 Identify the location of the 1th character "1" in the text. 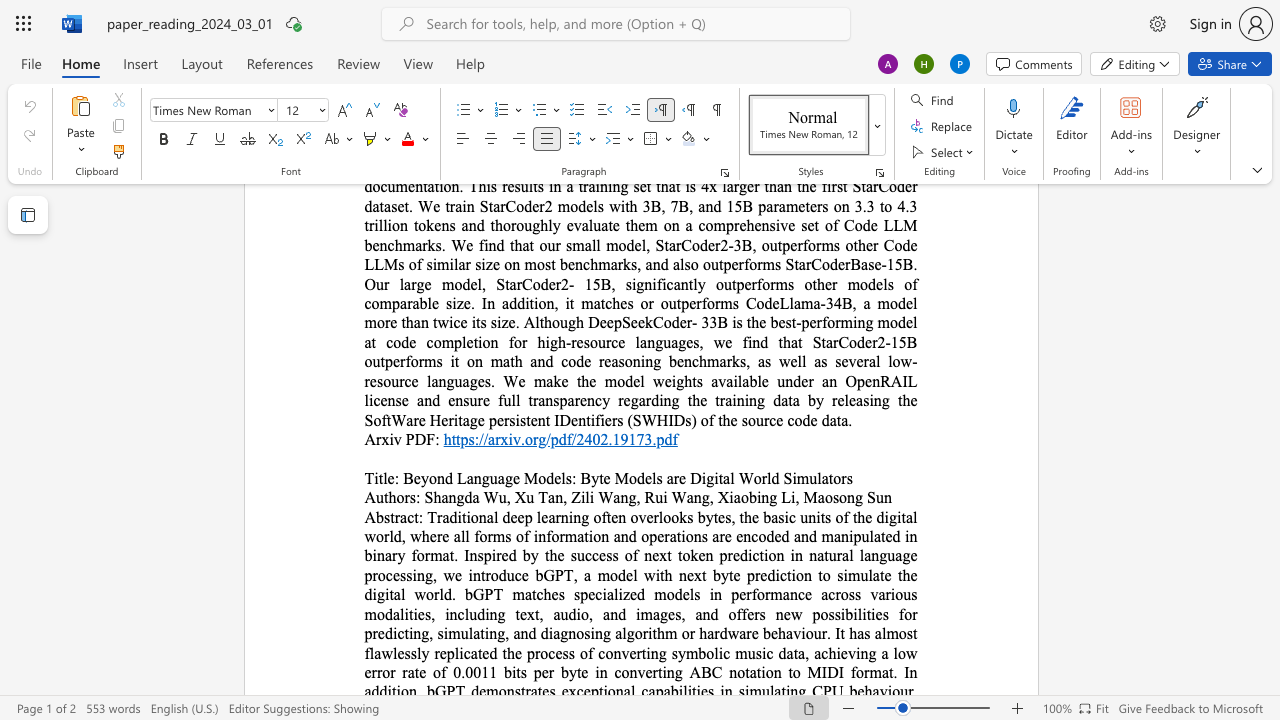
(615, 438).